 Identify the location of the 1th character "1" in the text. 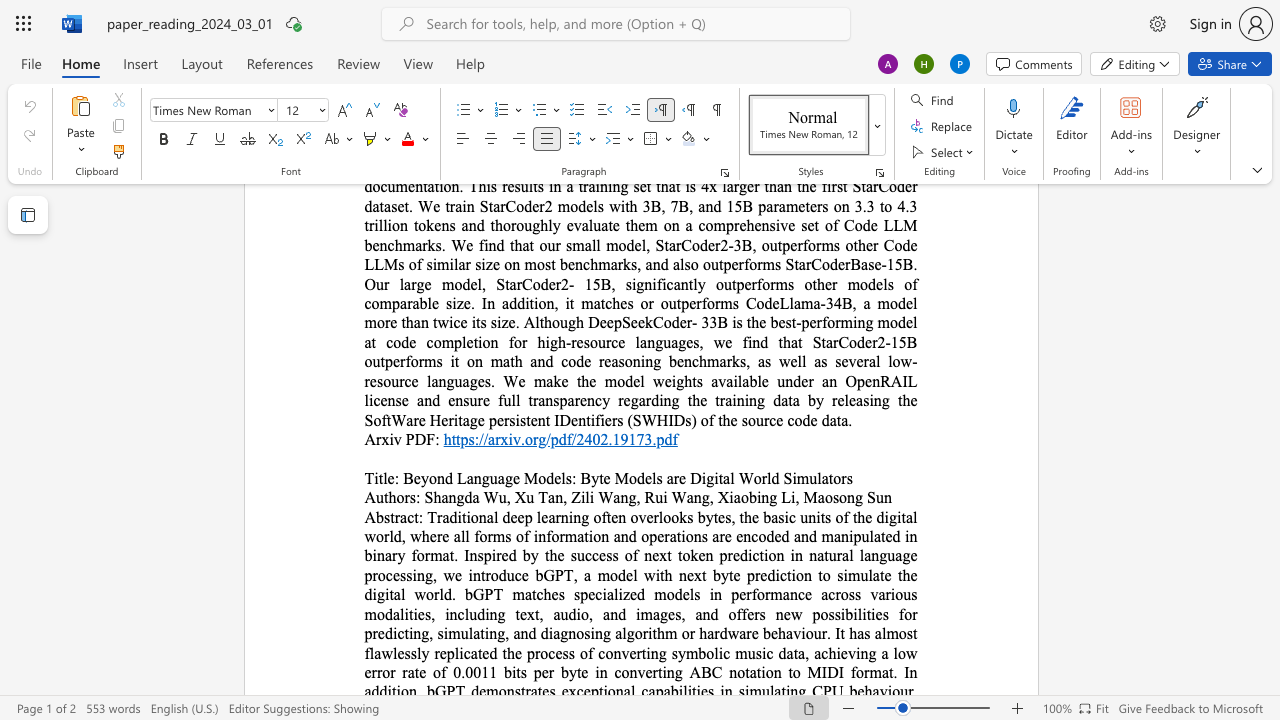
(615, 438).